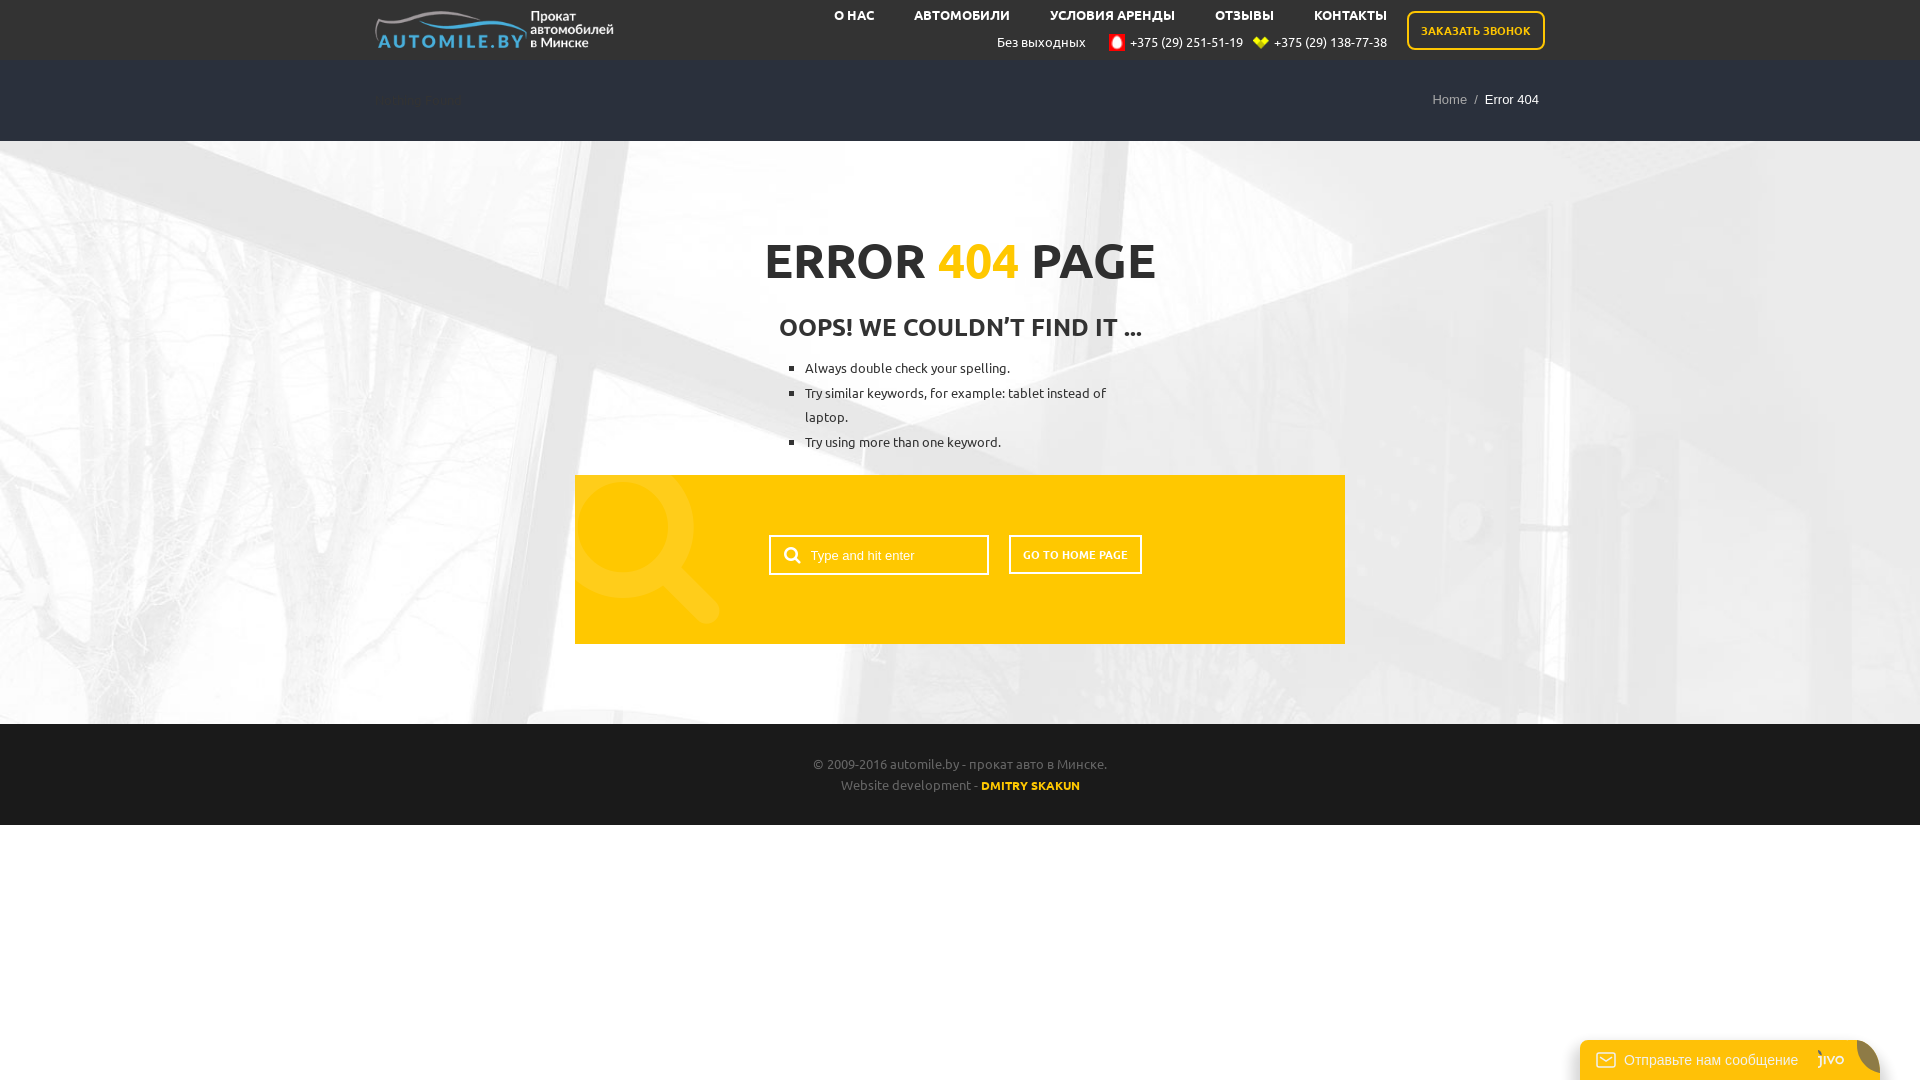  What do you see at coordinates (1242, 41) in the screenshot?
I see `'+375 (29) 138-77-38'` at bounding box center [1242, 41].